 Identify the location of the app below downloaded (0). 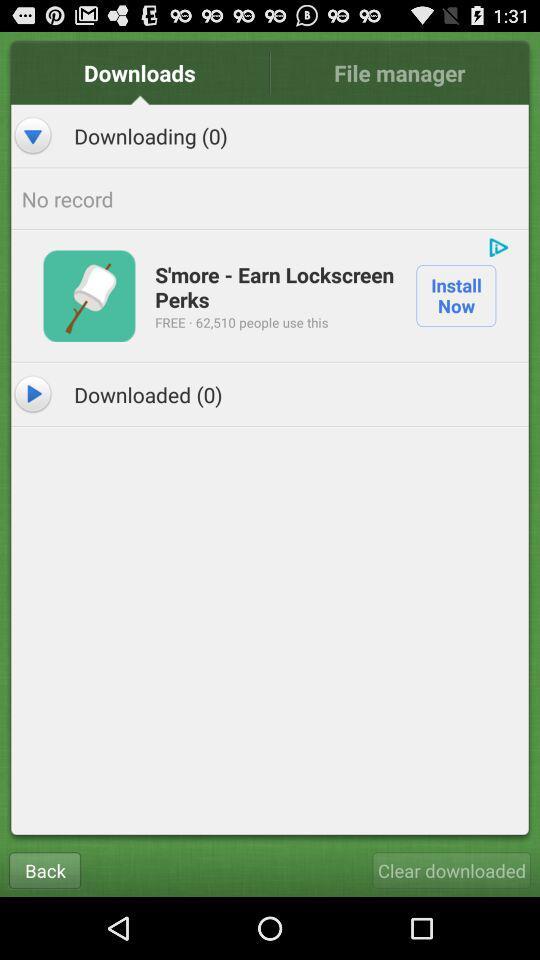
(451, 869).